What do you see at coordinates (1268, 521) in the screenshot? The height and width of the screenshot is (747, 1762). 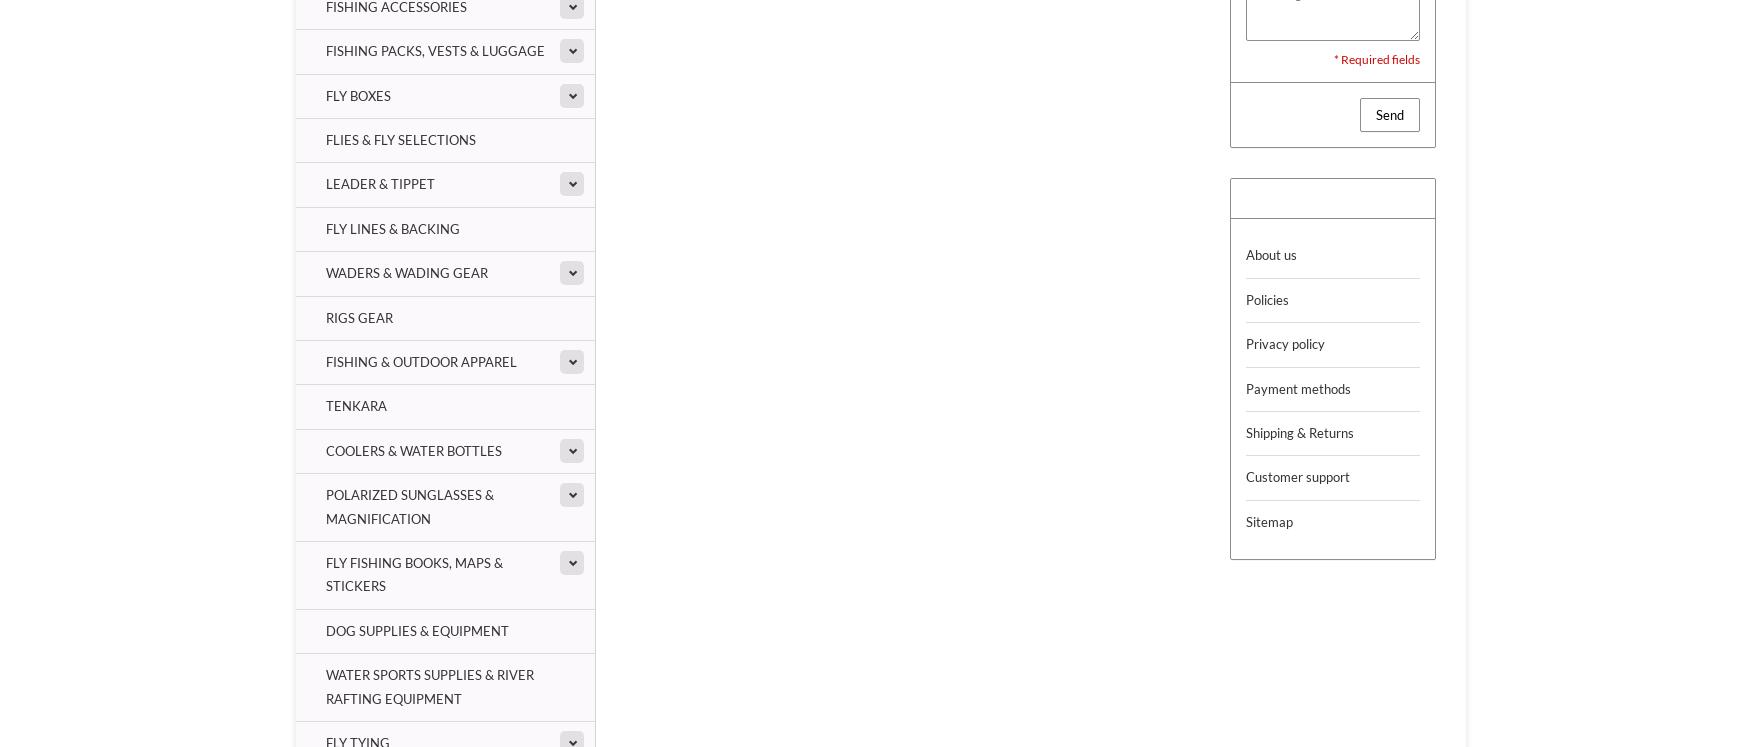 I see `'Sitemap'` at bounding box center [1268, 521].